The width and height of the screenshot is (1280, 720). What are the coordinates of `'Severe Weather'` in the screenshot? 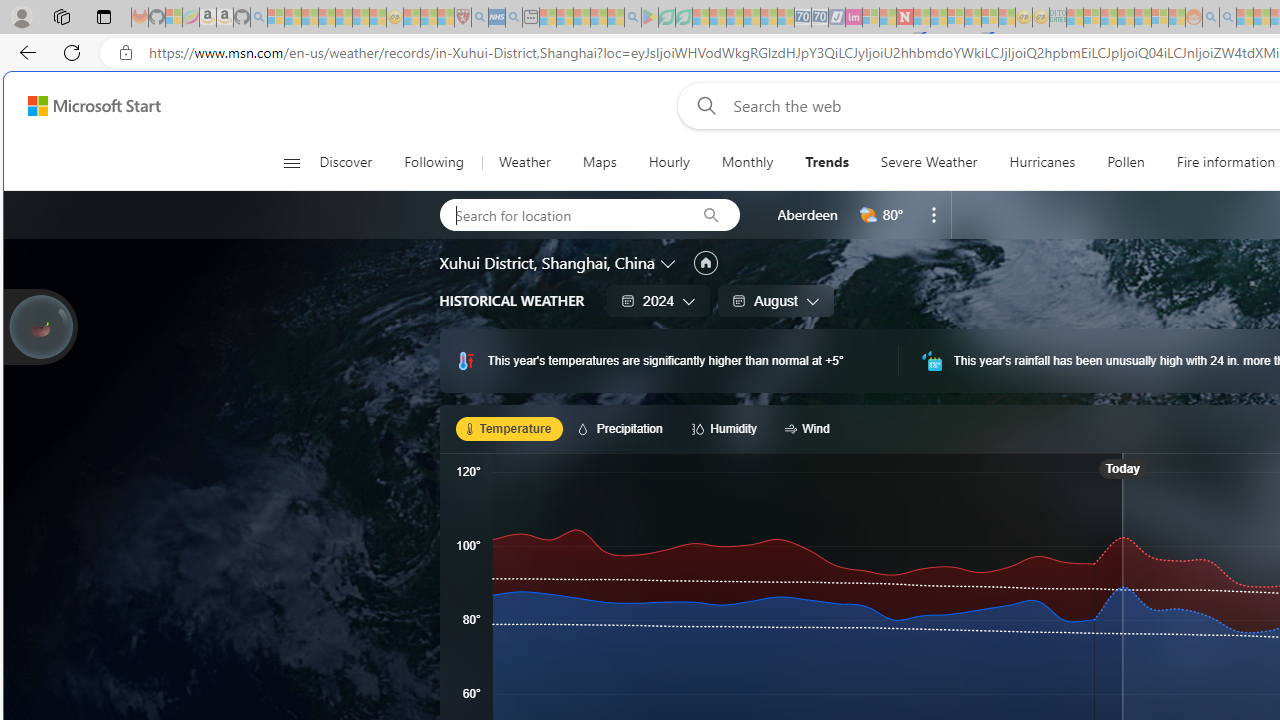 It's located at (928, 162).